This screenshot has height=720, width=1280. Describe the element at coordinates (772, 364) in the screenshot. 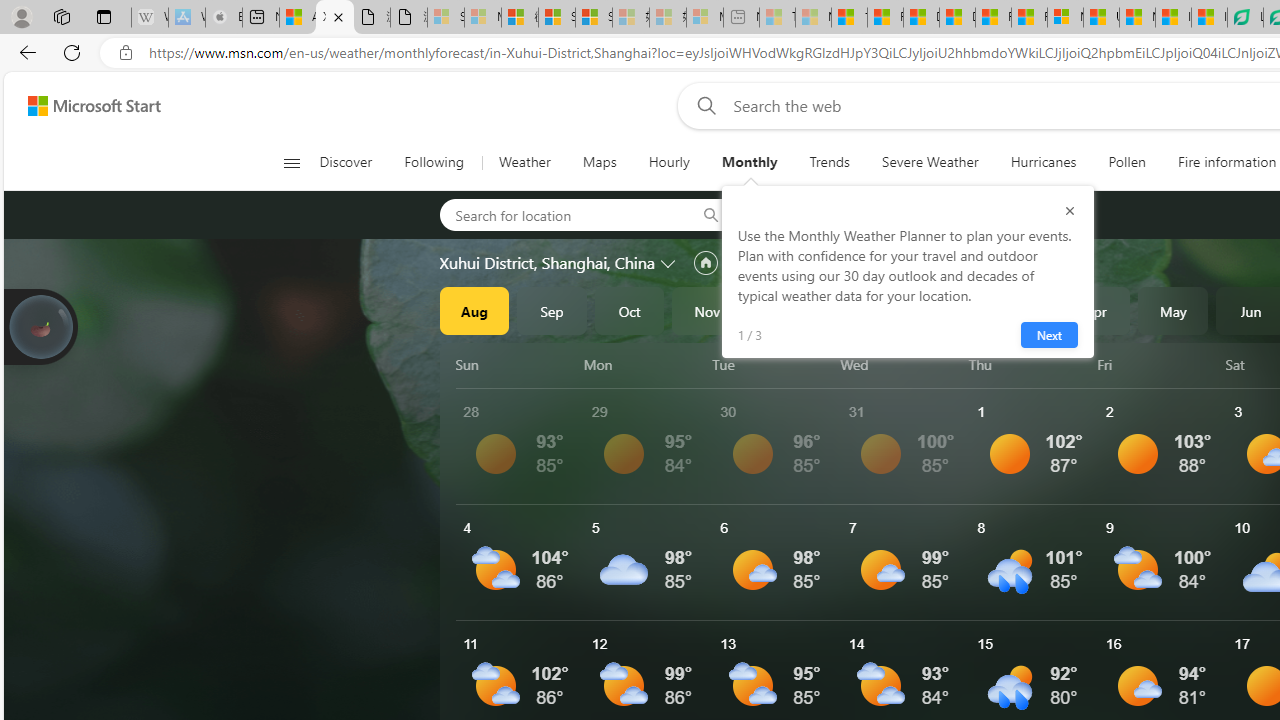

I see `'Tue'` at that location.